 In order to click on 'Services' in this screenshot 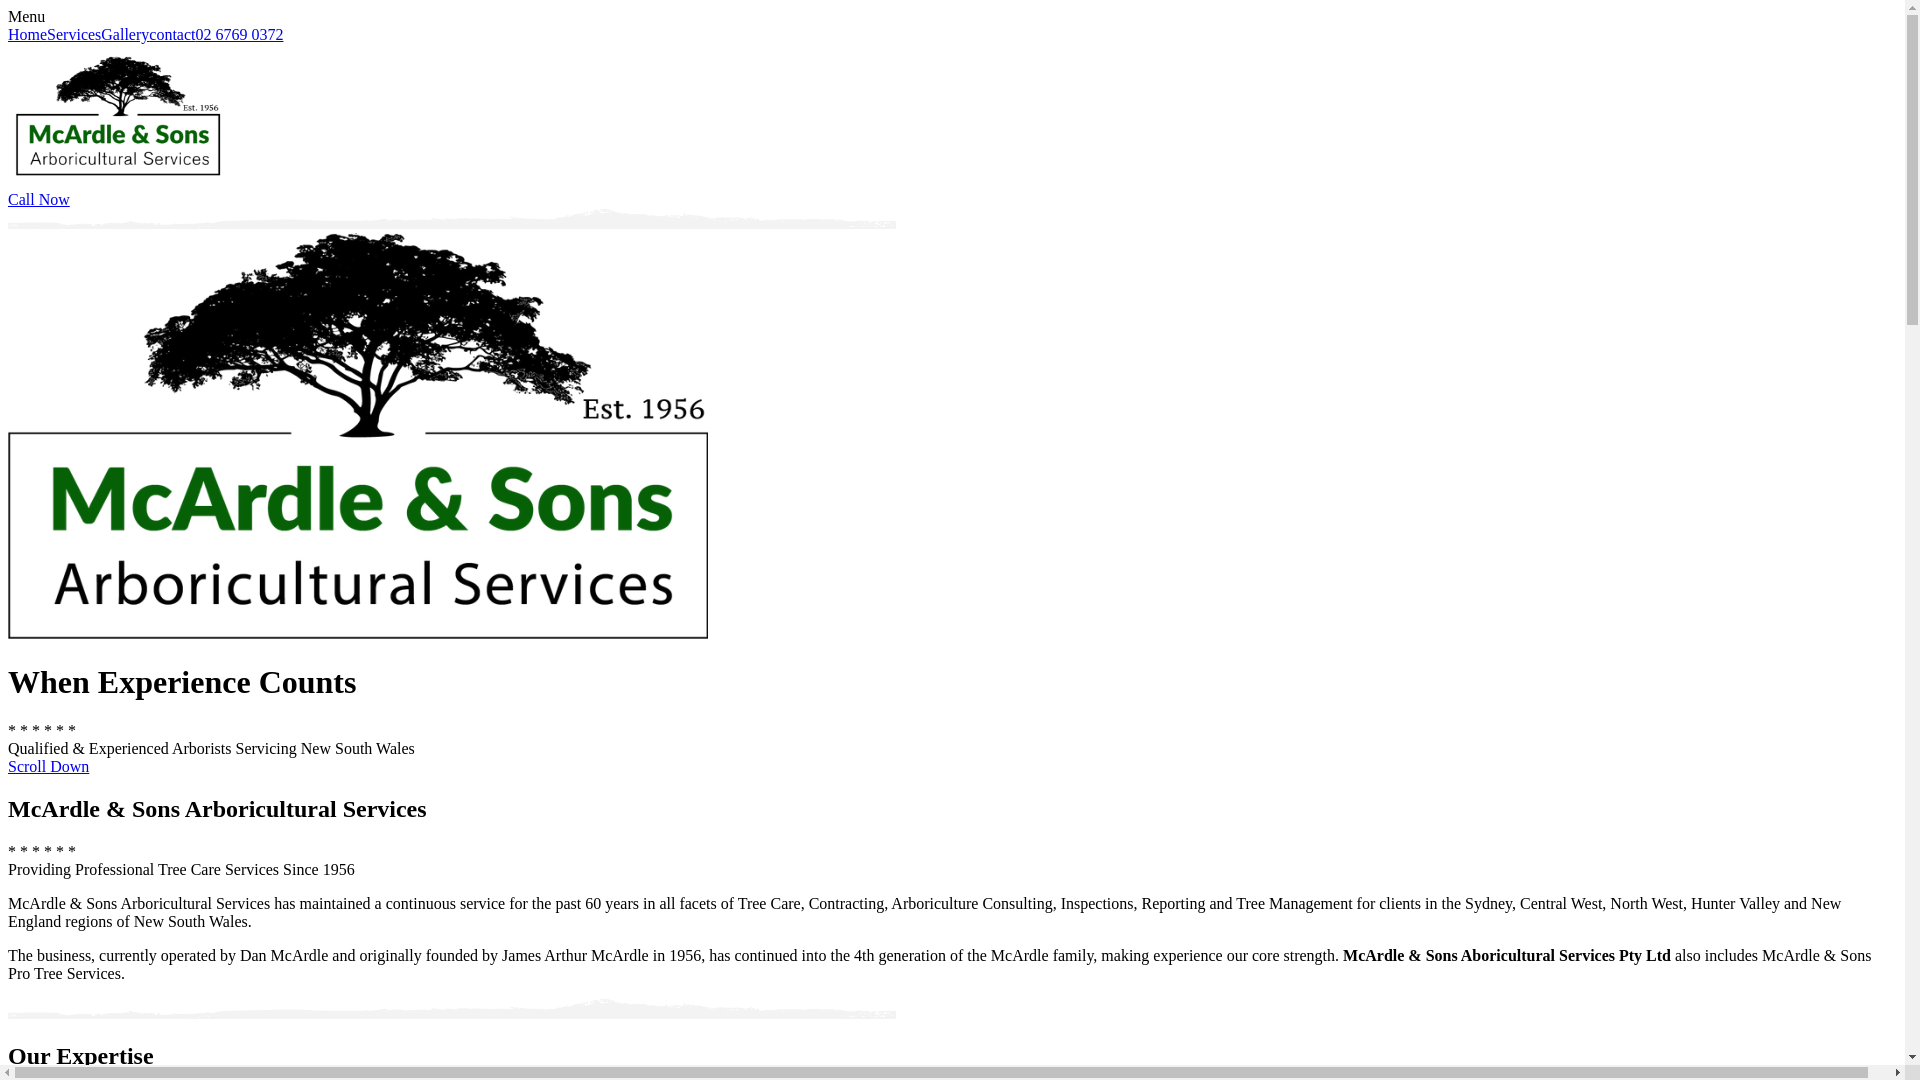, I will do `click(73, 34)`.